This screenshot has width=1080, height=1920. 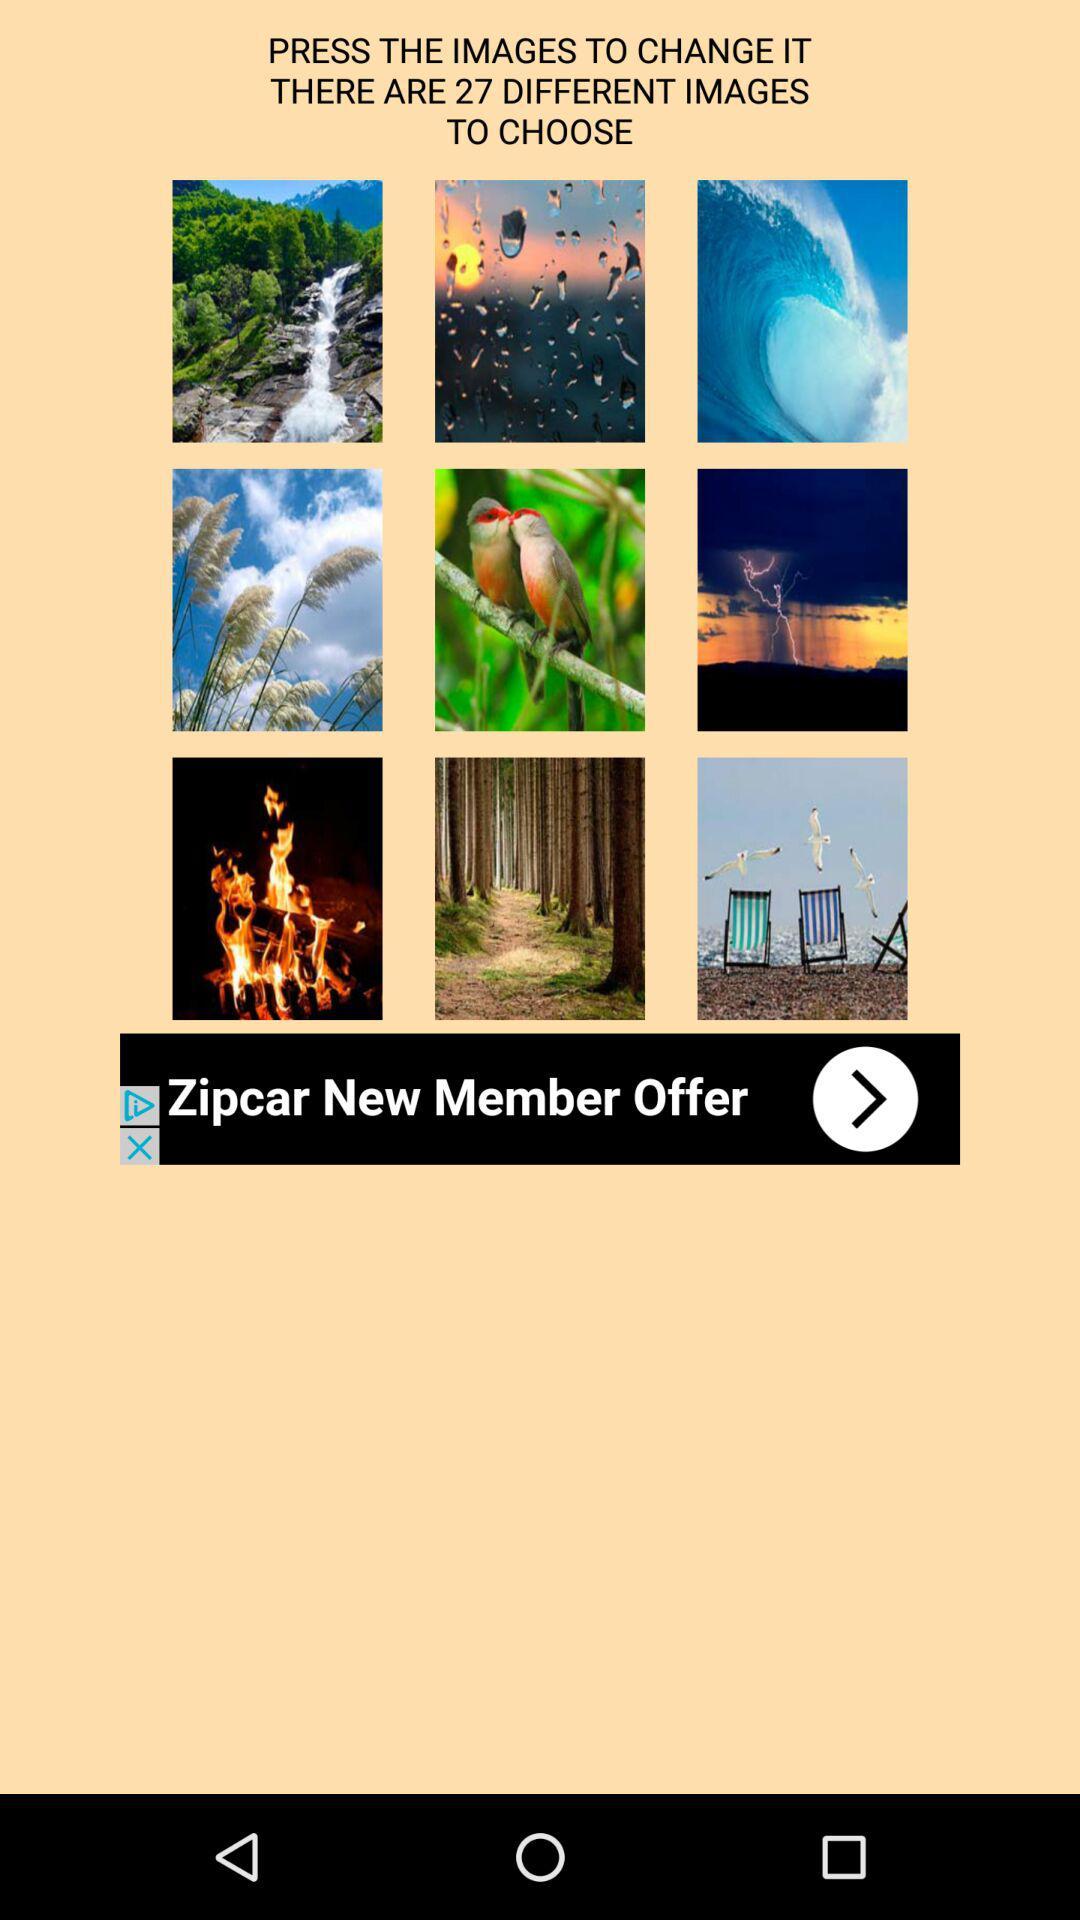 What do you see at coordinates (277, 310) in the screenshot?
I see `this image` at bounding box center [277, 310].